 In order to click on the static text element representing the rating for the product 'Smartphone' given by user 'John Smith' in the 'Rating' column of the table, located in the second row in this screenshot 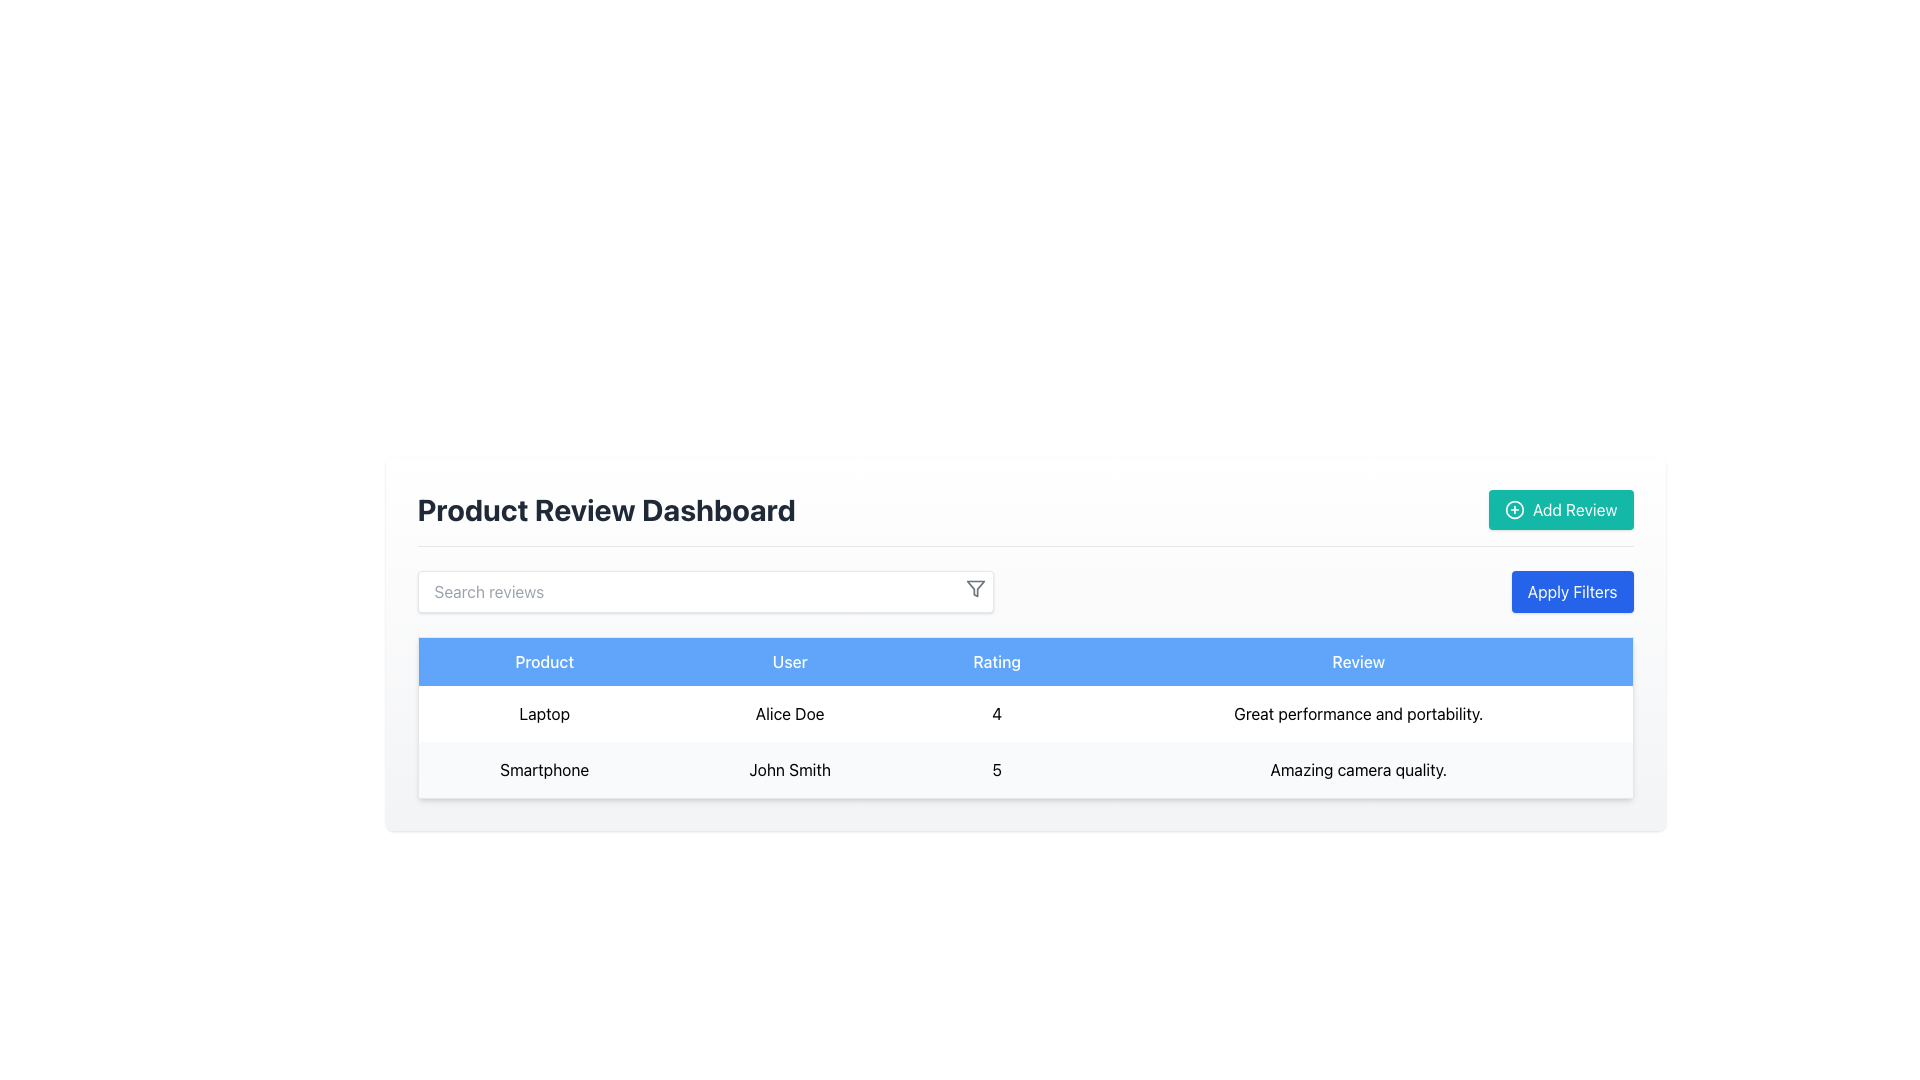, I will do `click(997, 769)`.